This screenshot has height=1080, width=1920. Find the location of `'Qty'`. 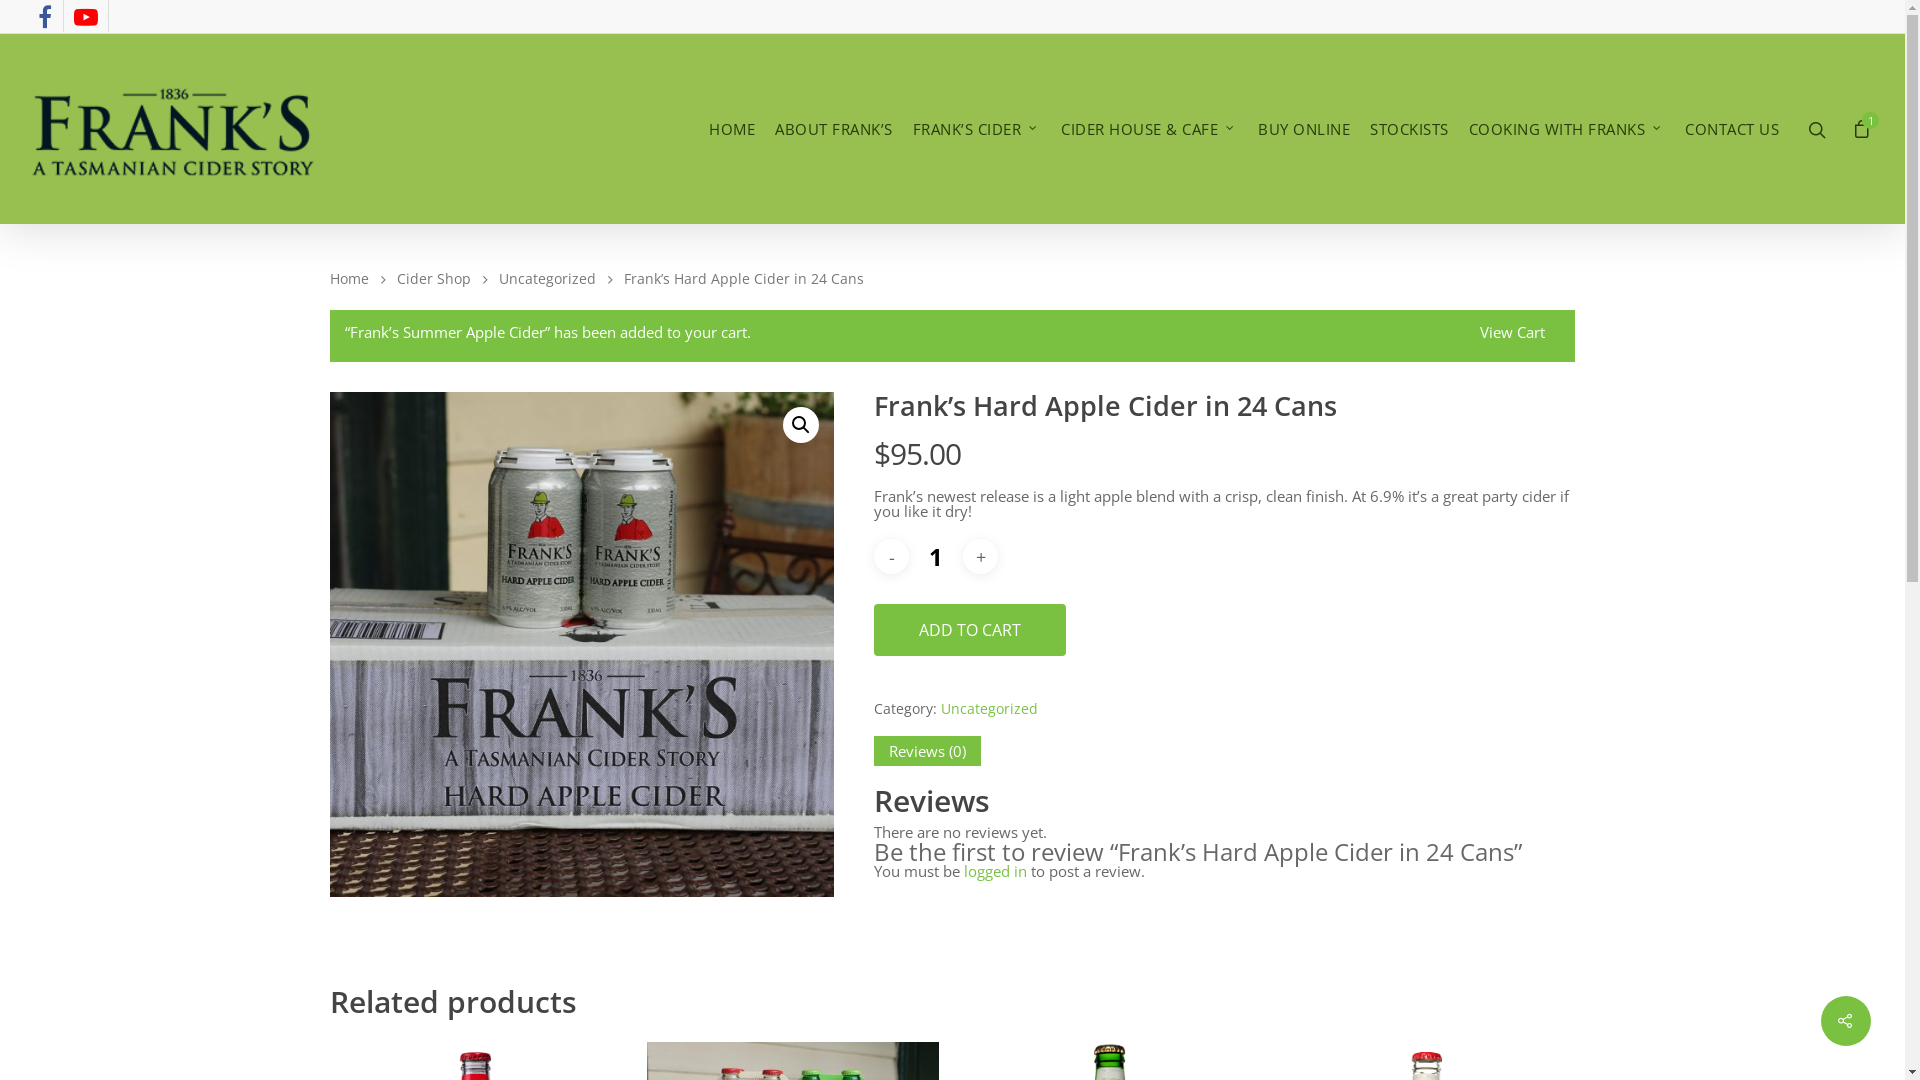

'Qty' is located at coordinates (911, 556).